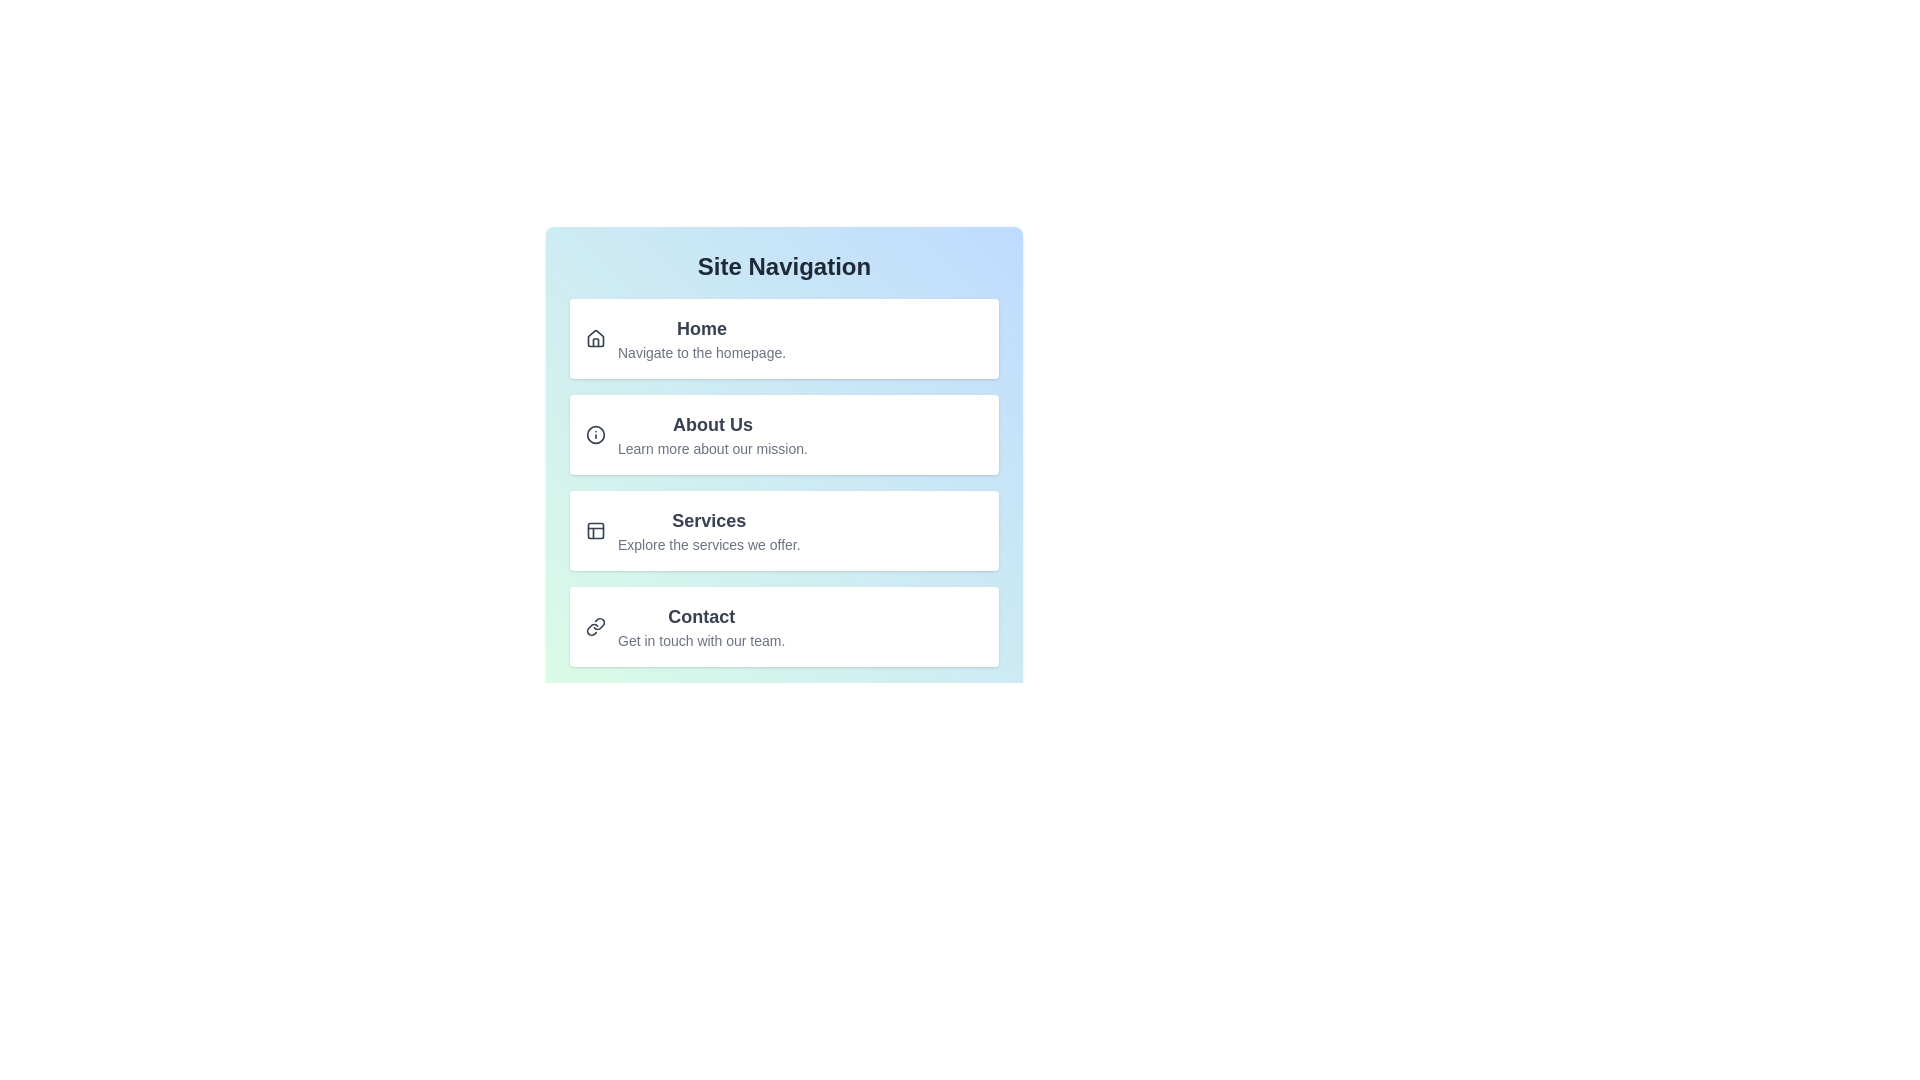  What do you see at coordinates (783, 434) in the screenshot?
I see `the second navigation link in the menu, located under 'Home' and above 'Services'` at bounding box center [783, 434].